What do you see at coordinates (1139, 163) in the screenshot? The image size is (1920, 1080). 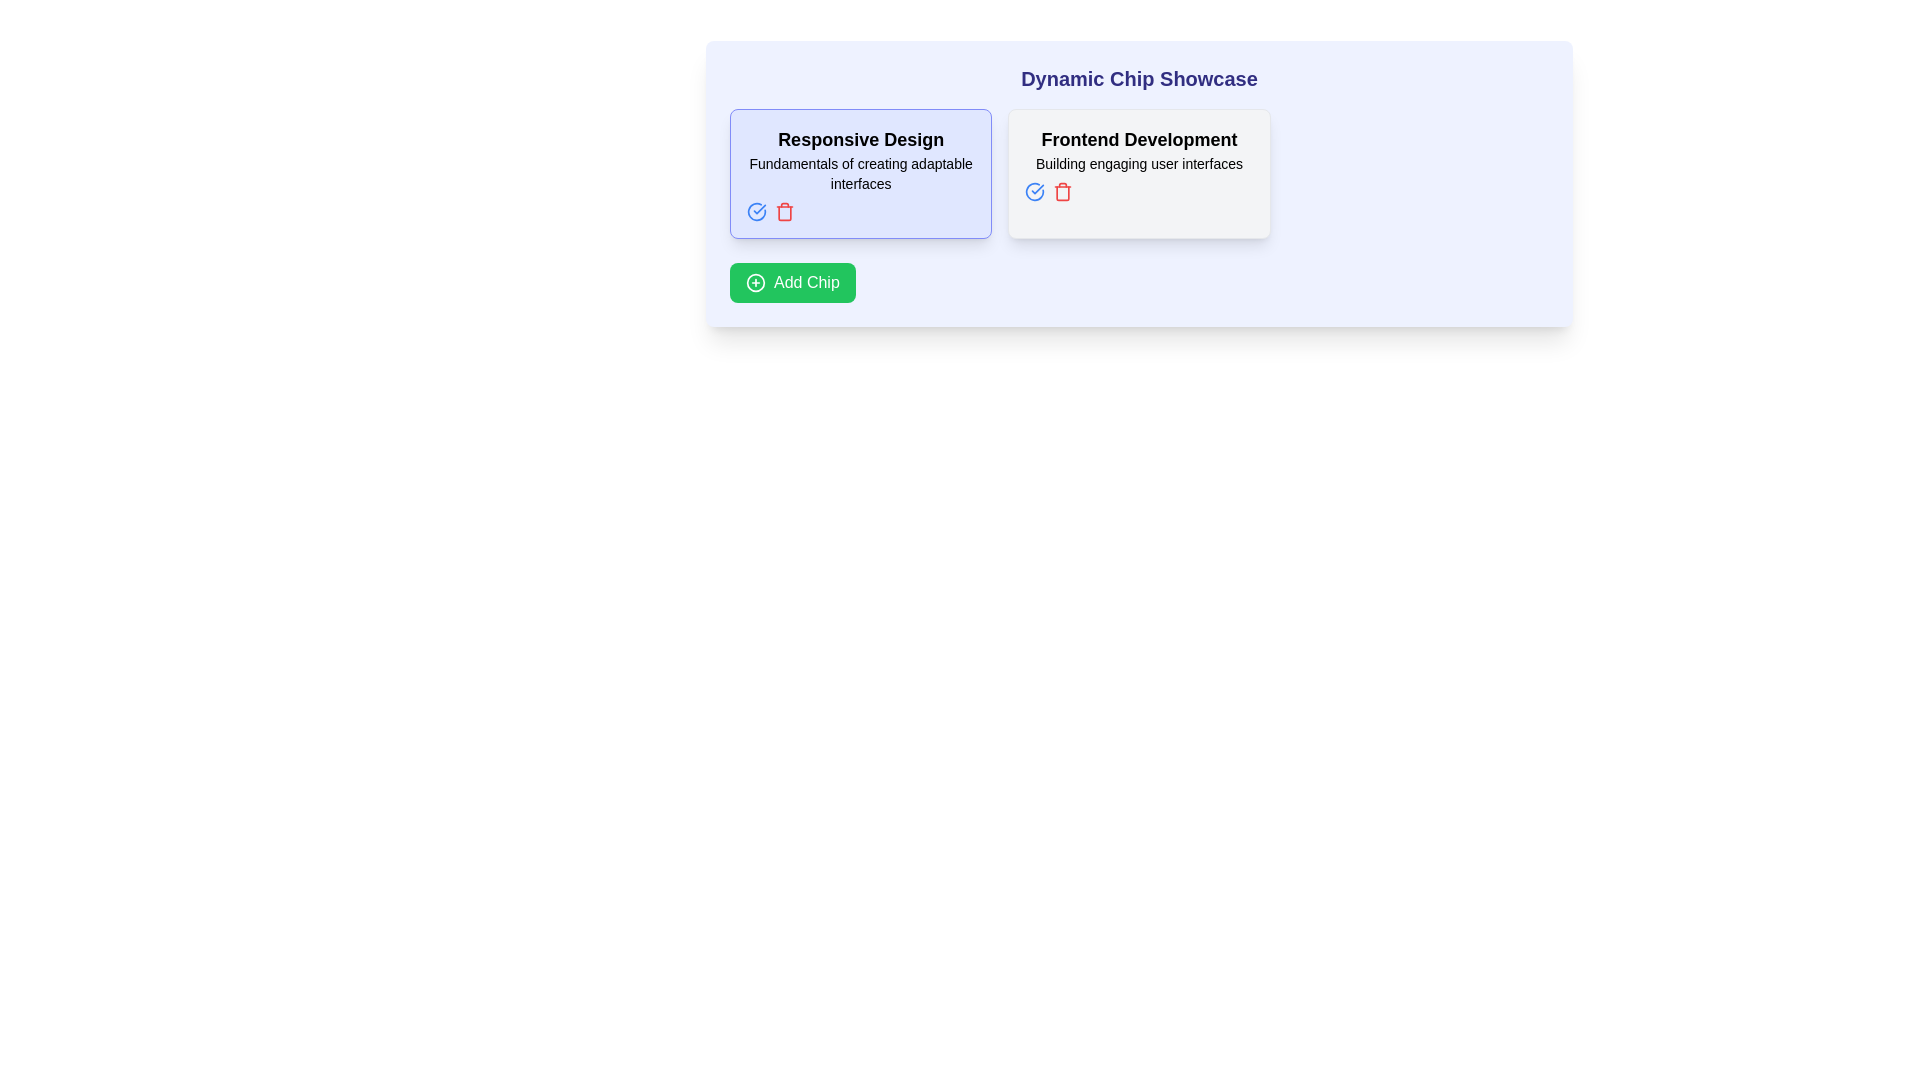 I see `the text reading 'Building engaging user interfaces' which is styled in light gray and located below the 'Frontend Development' heading in the second card from the left` at bounding box center [1139, 163].